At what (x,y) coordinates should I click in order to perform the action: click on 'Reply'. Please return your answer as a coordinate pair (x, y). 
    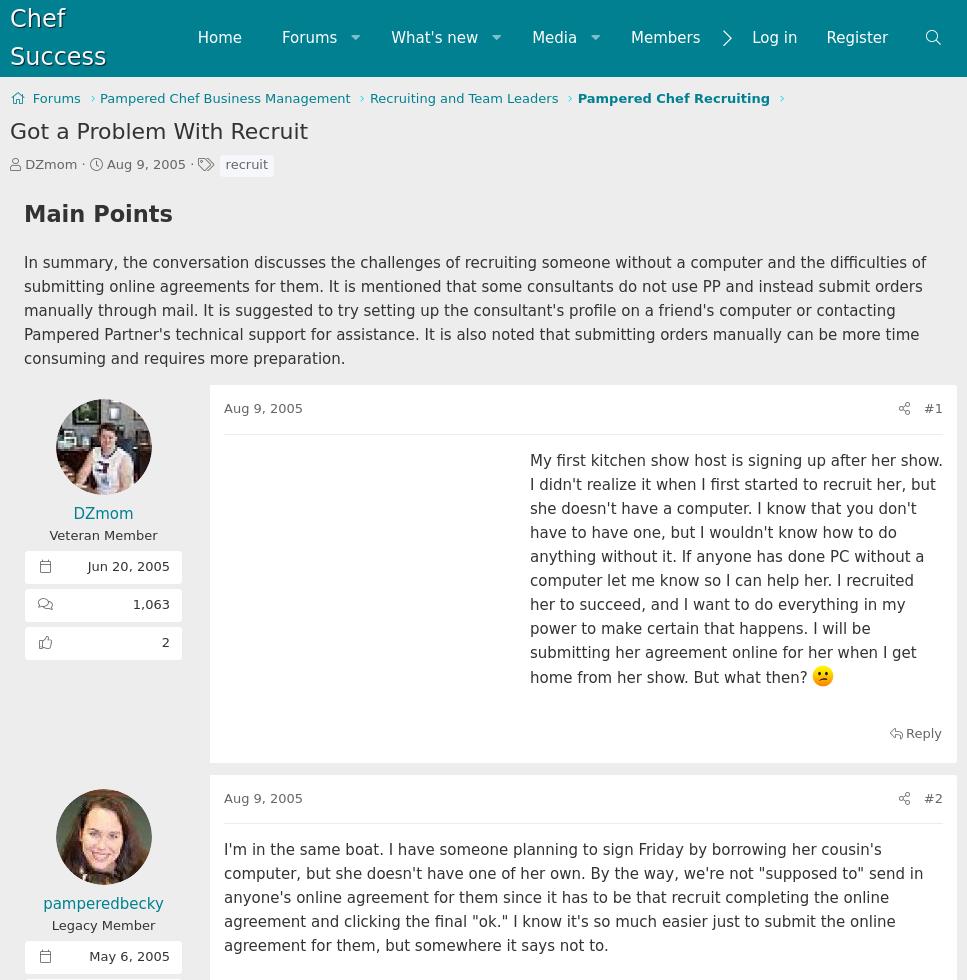
    Looking at the image, I should click on (923, 732).